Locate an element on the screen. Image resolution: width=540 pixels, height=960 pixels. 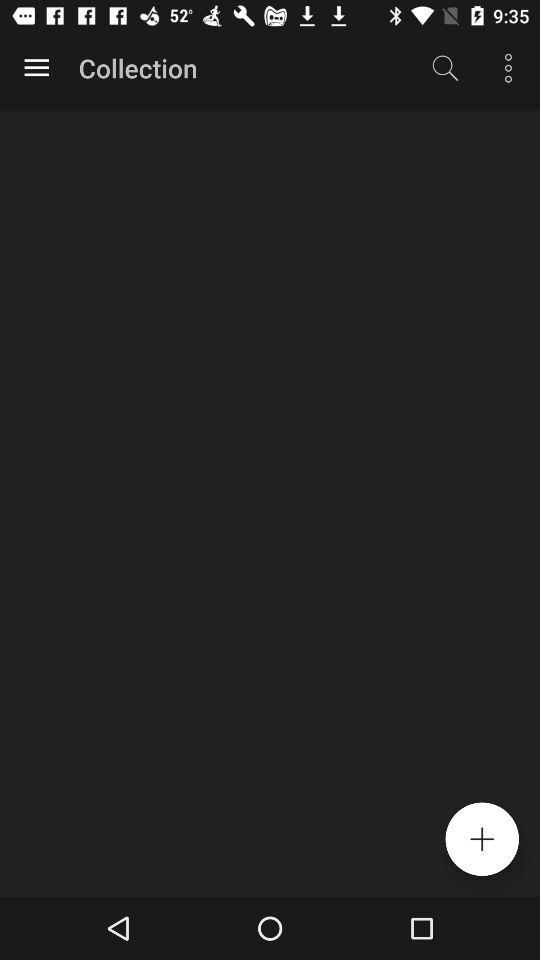
the icon to the right of collection icon is located at coordinates (445, 68).